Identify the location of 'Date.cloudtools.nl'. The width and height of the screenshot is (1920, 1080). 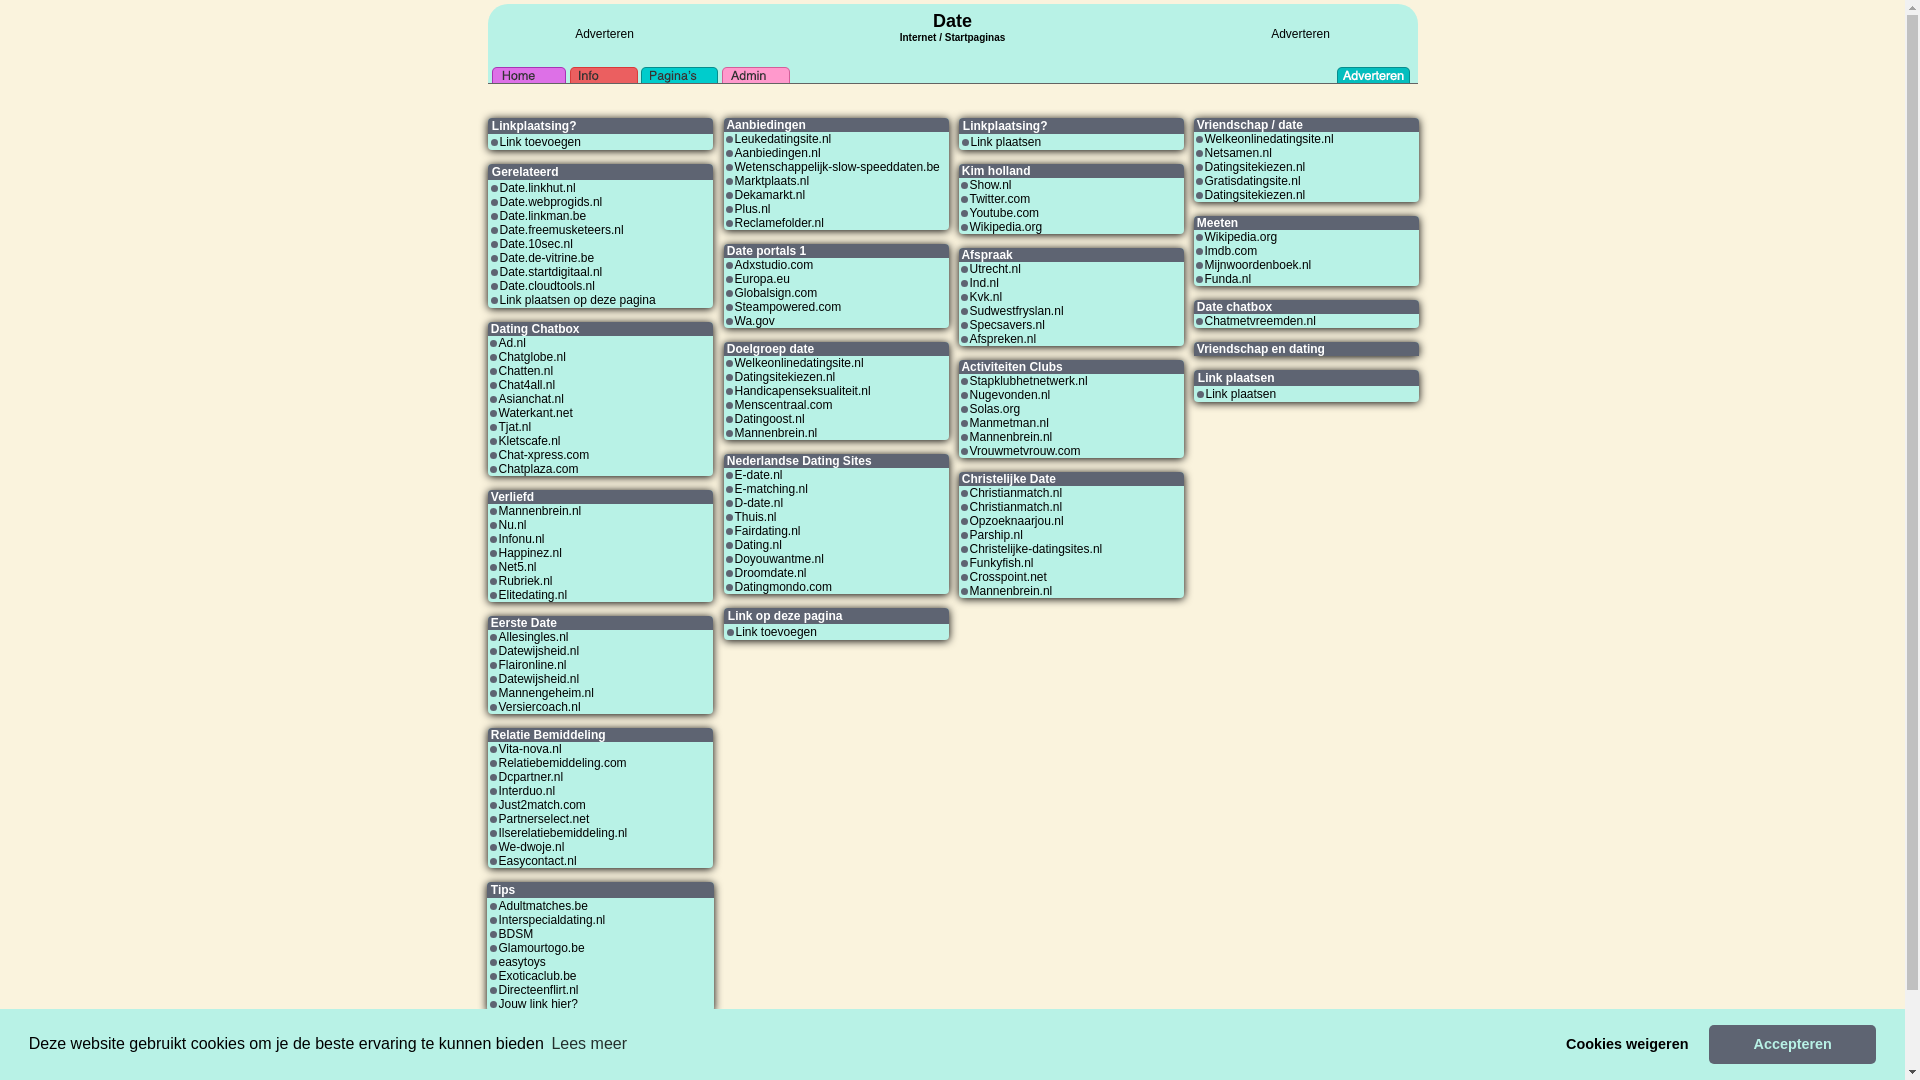
(547, 285).